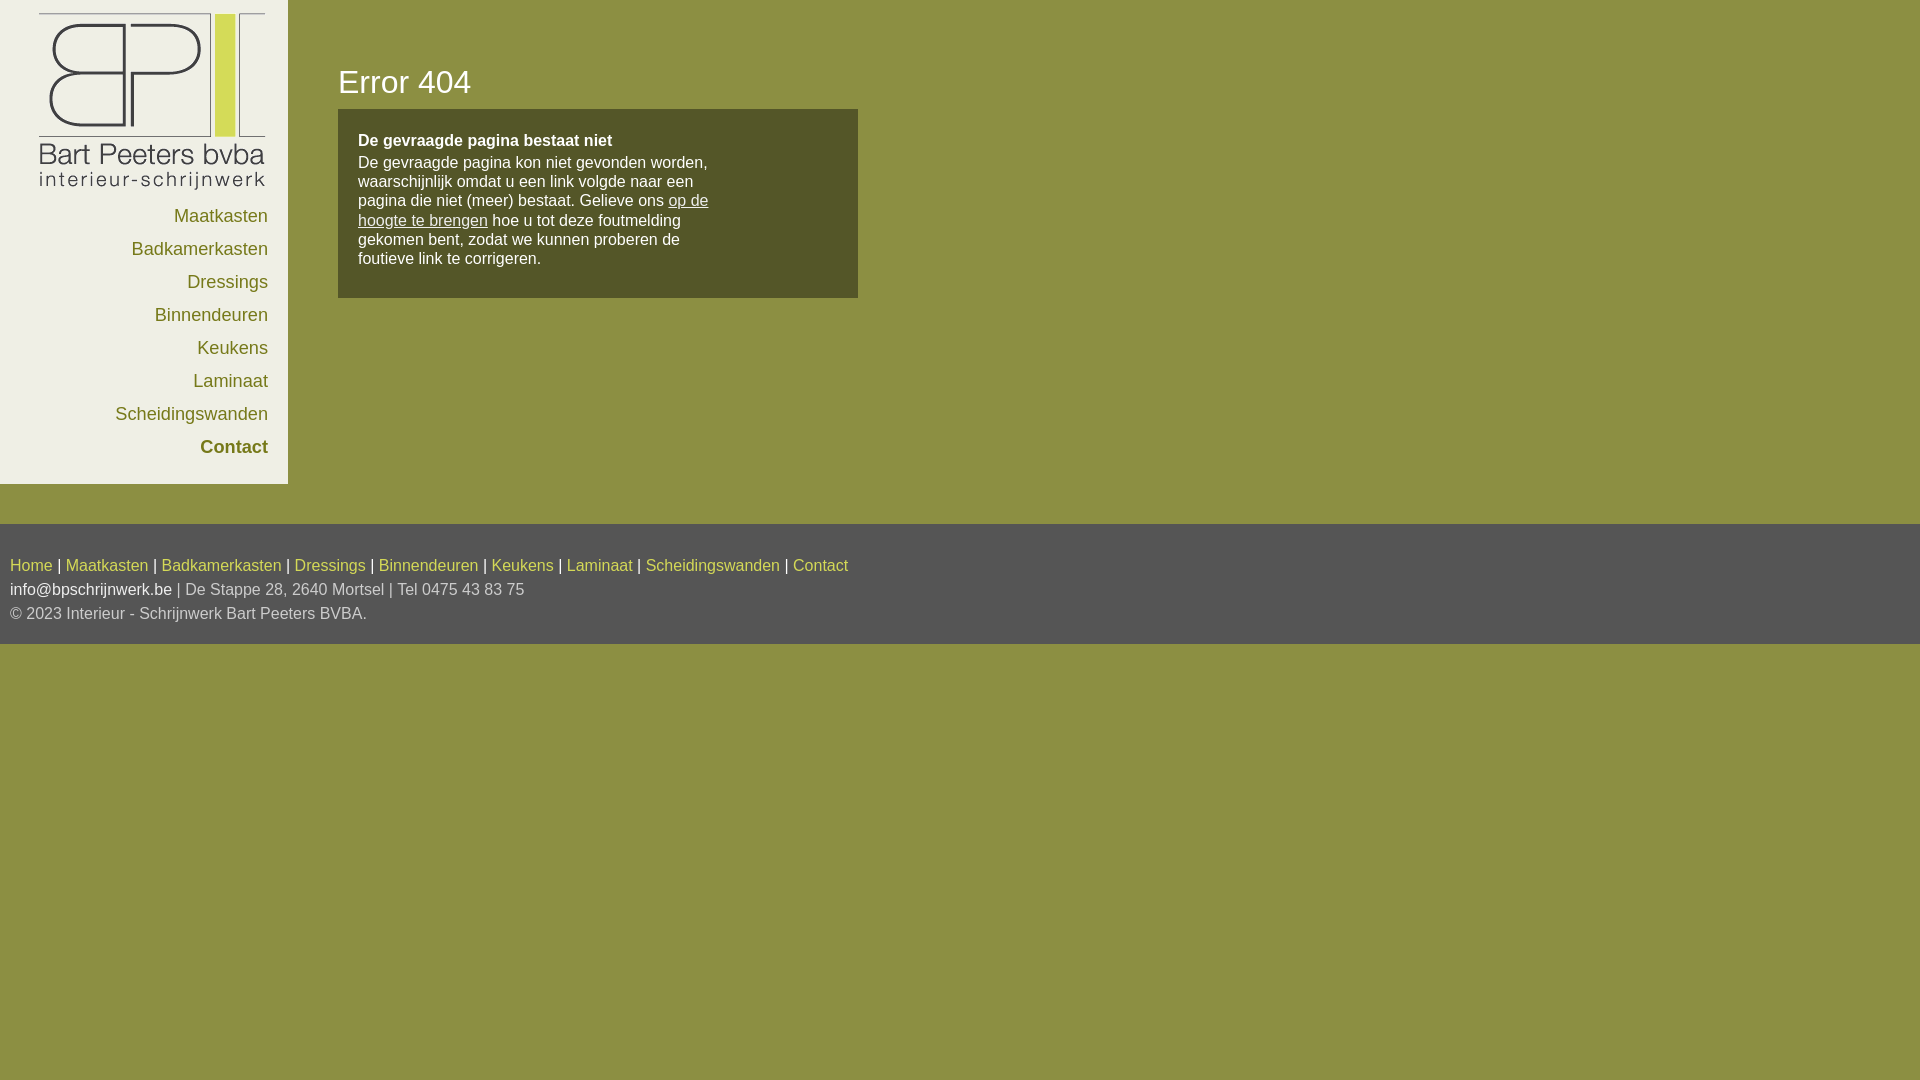  Describe the element at coordinates (145, 192) in the screenshot. I see `'Home'` at that location.